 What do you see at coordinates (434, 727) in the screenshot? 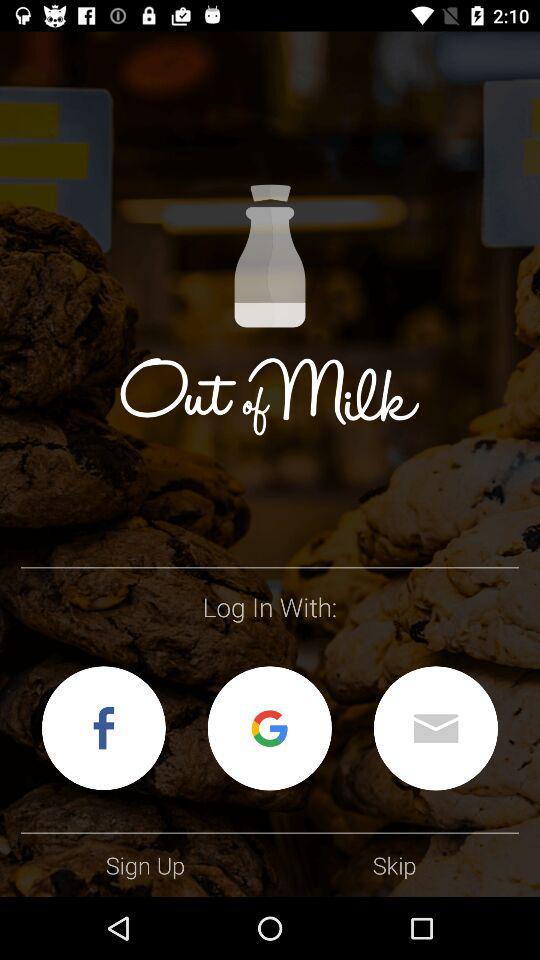
I see `log in with email address` at bounding box center [434, 727].